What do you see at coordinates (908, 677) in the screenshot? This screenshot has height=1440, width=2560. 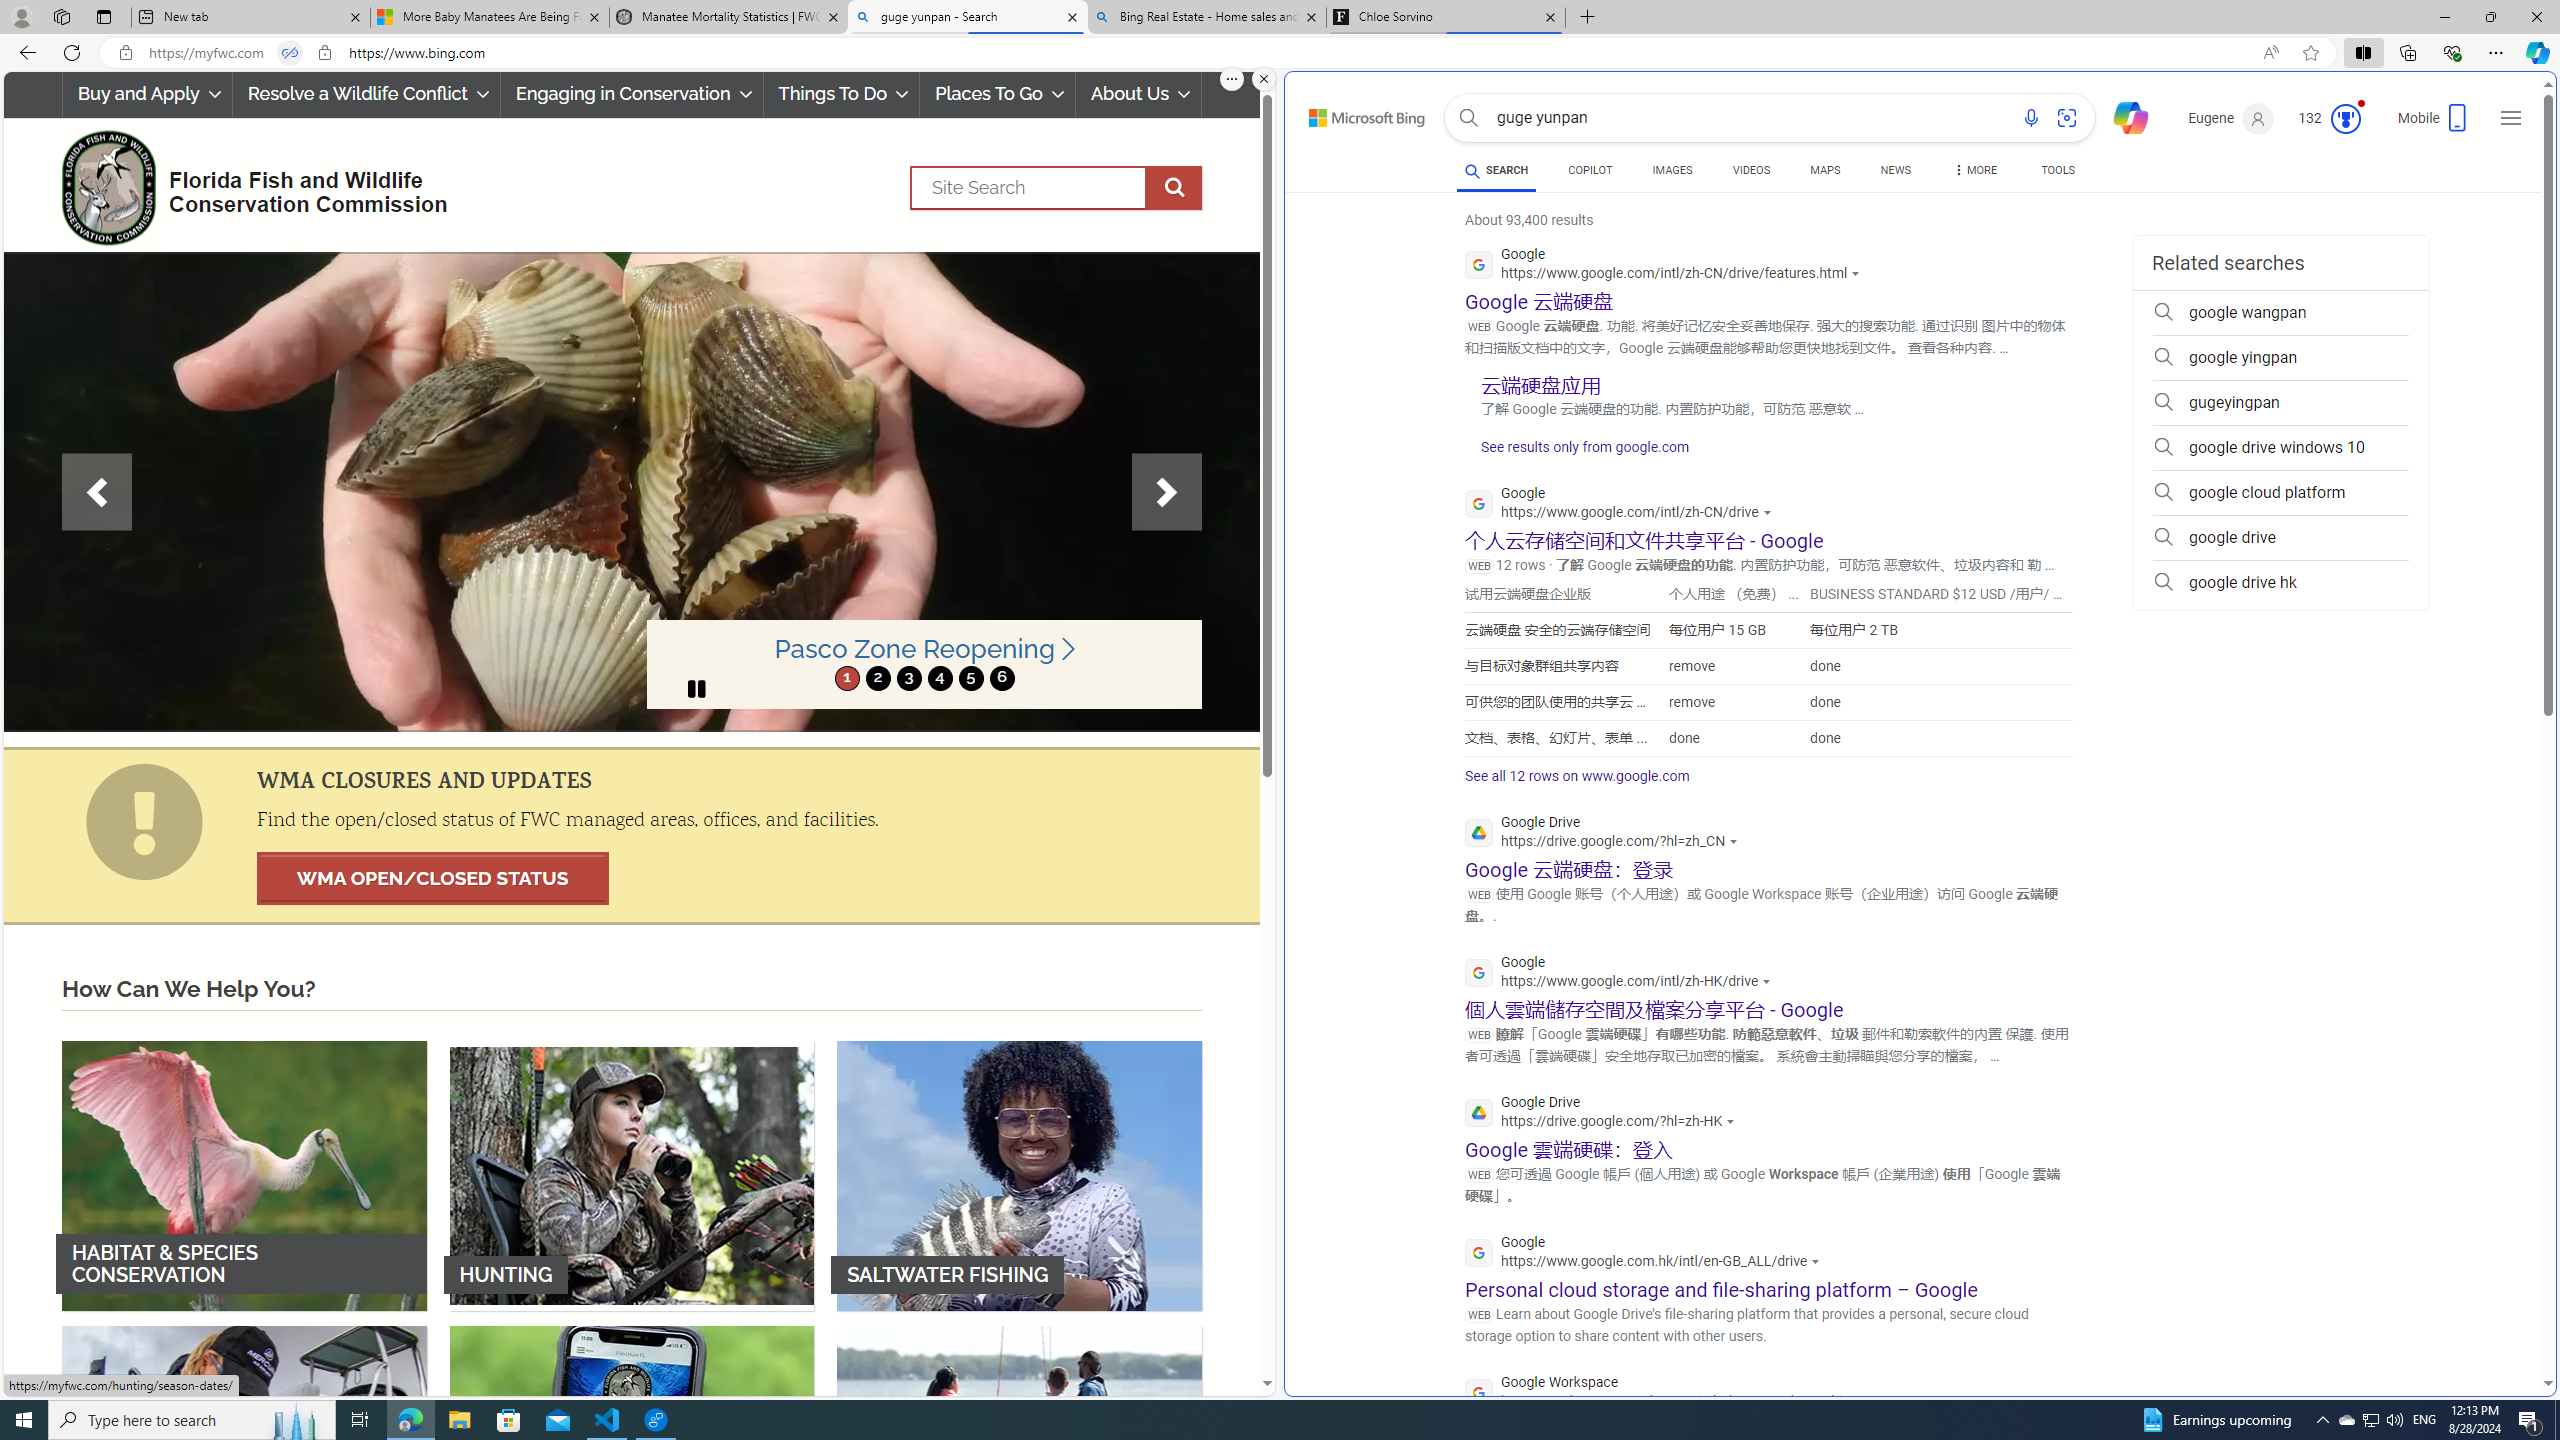 I see `'3'` at bounding box center [908, 677].